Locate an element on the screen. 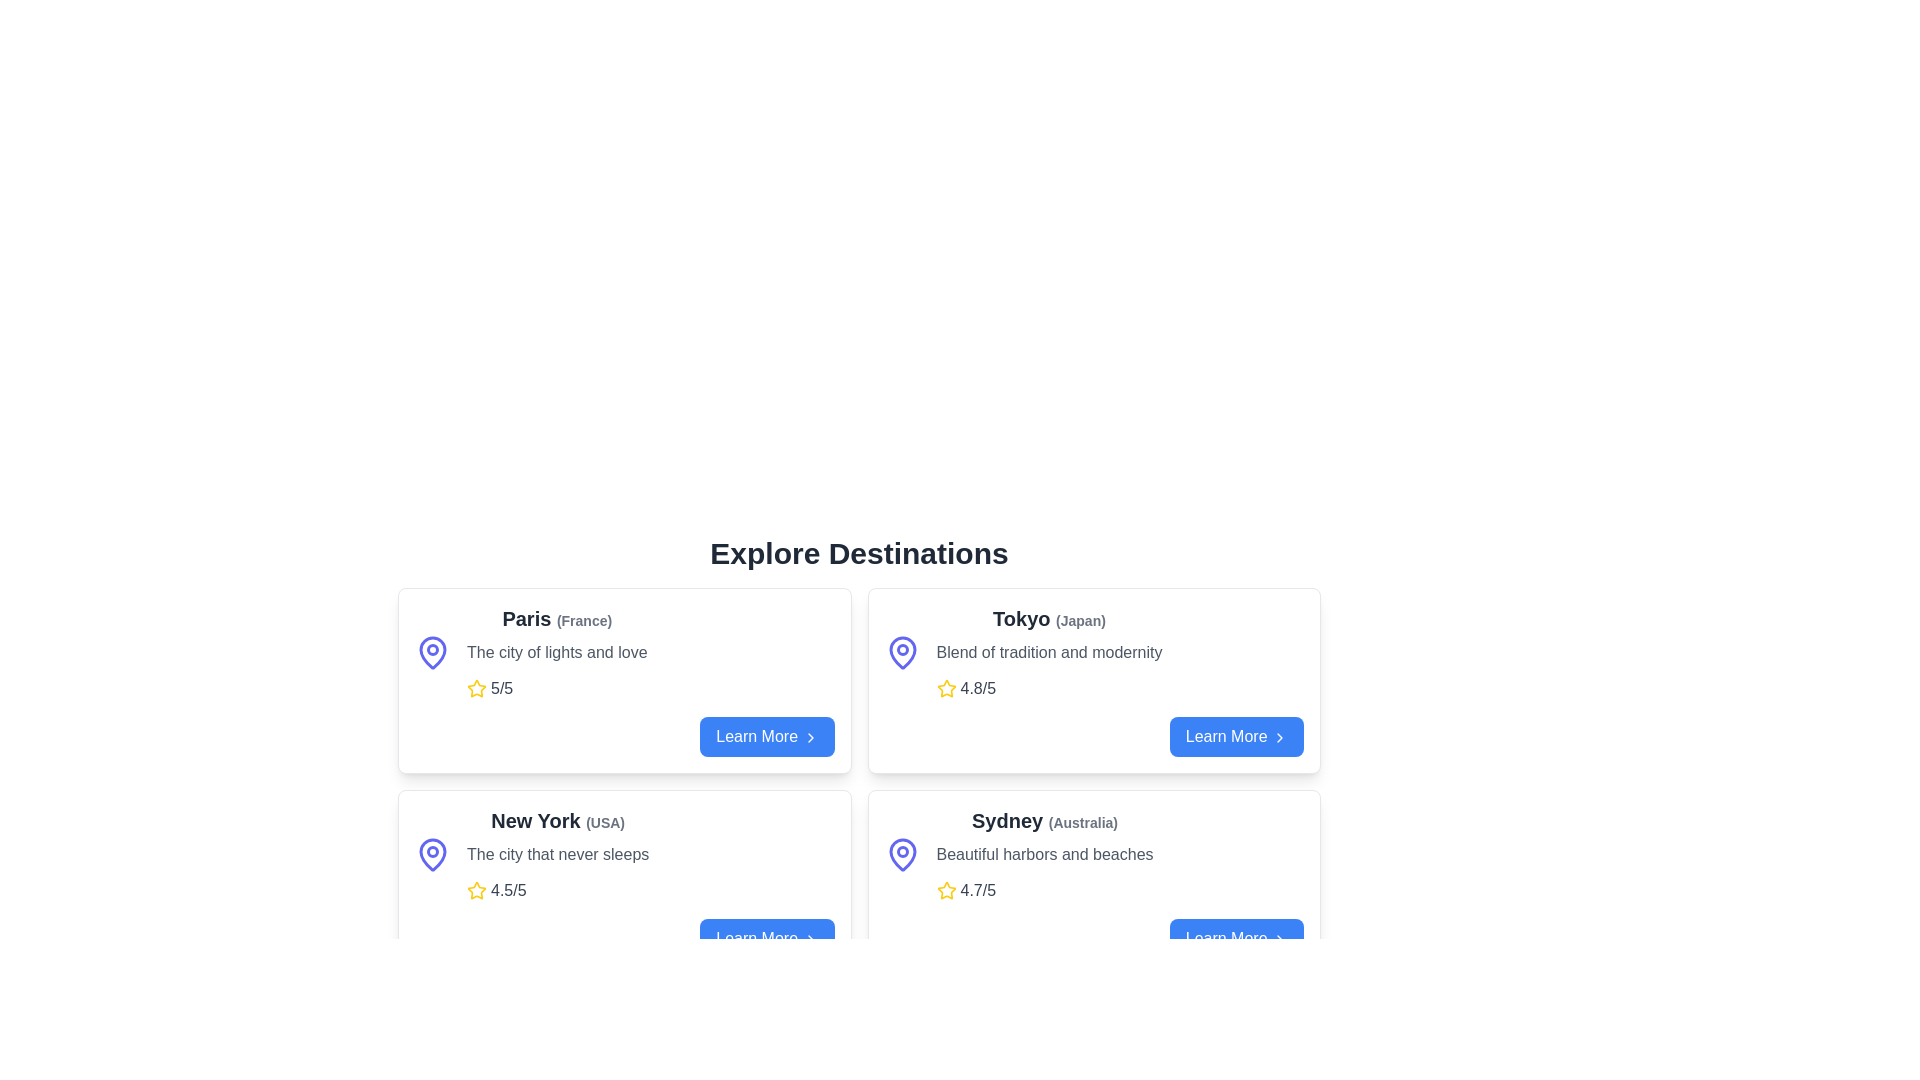 The height and width of the screenshot is (1080, 1920). the text displaying the country name '(USA)' in light gray color, located next to the title 'New York' in the second row, first column of the destination grid is located at coordinates (604, 822).